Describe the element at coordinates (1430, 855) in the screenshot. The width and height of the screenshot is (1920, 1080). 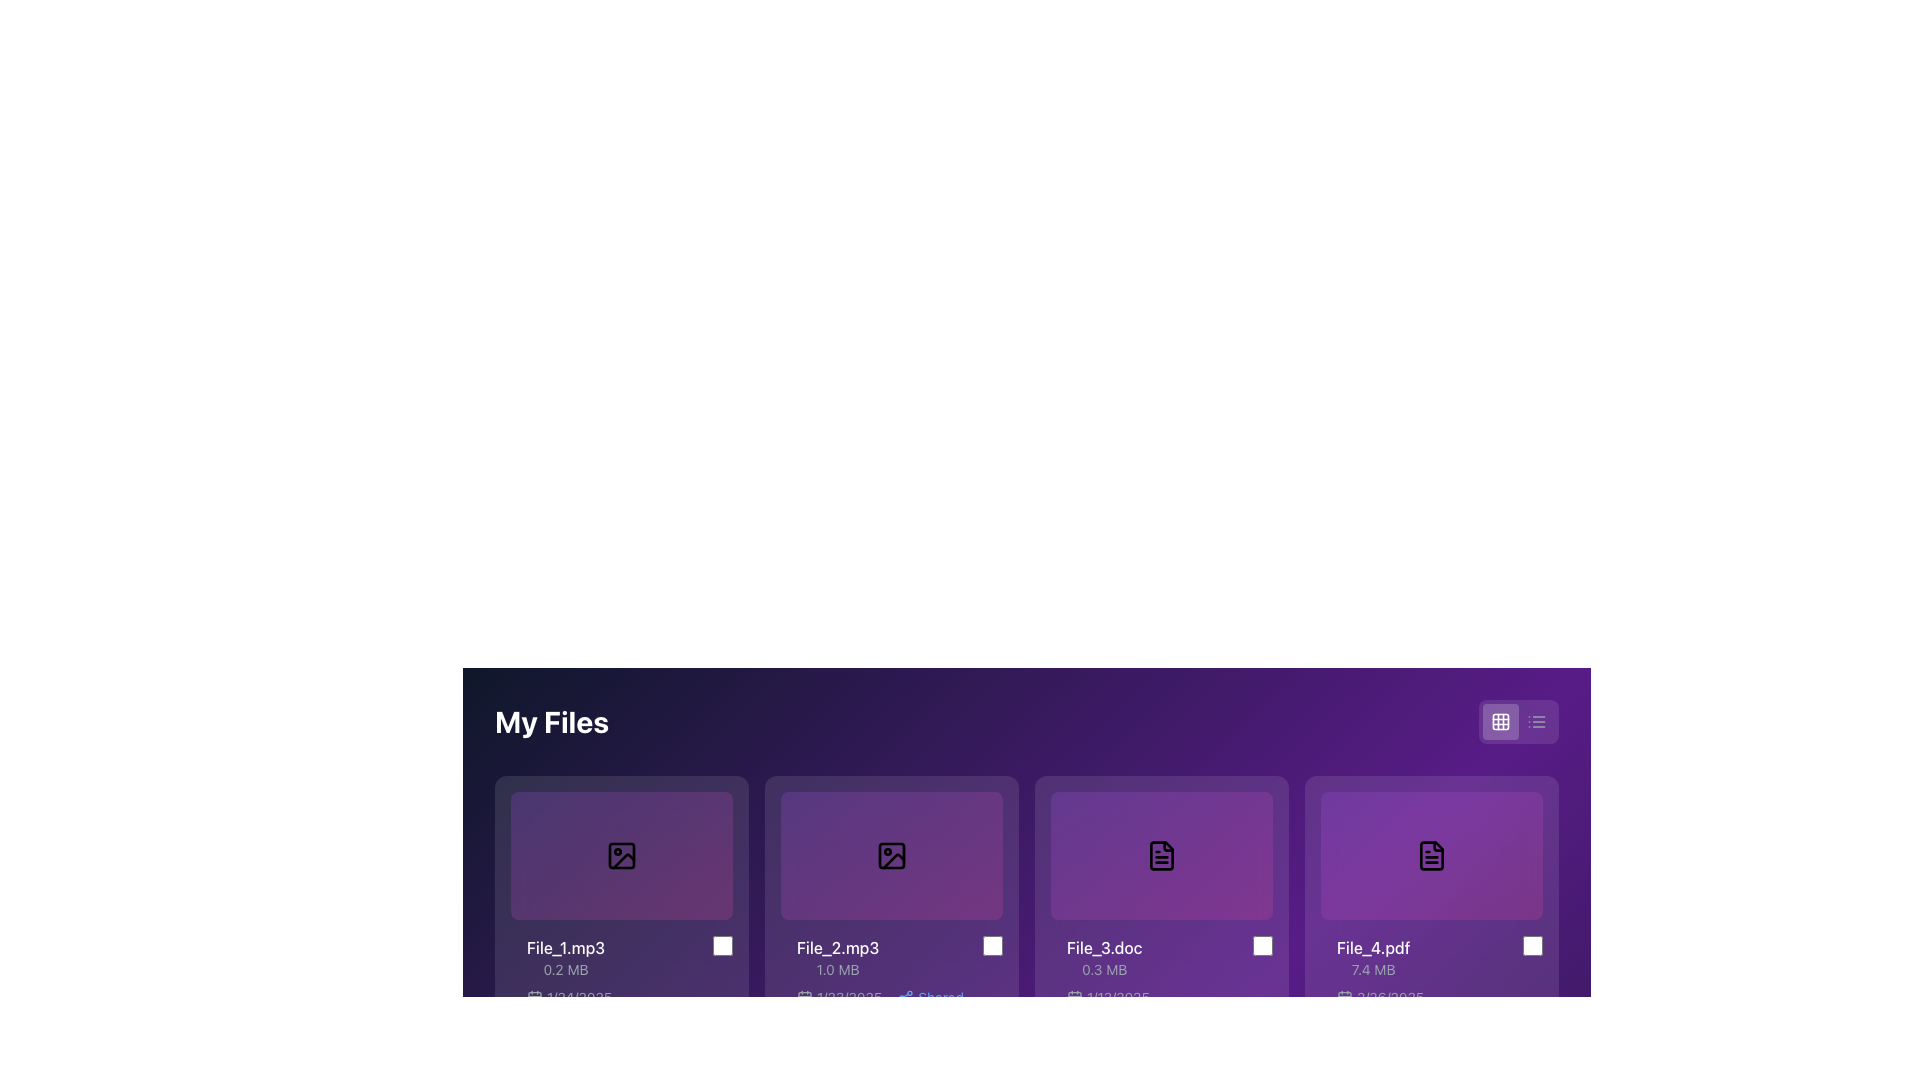
I see `the purple rectangular card with a black document icon in the center` at that location.